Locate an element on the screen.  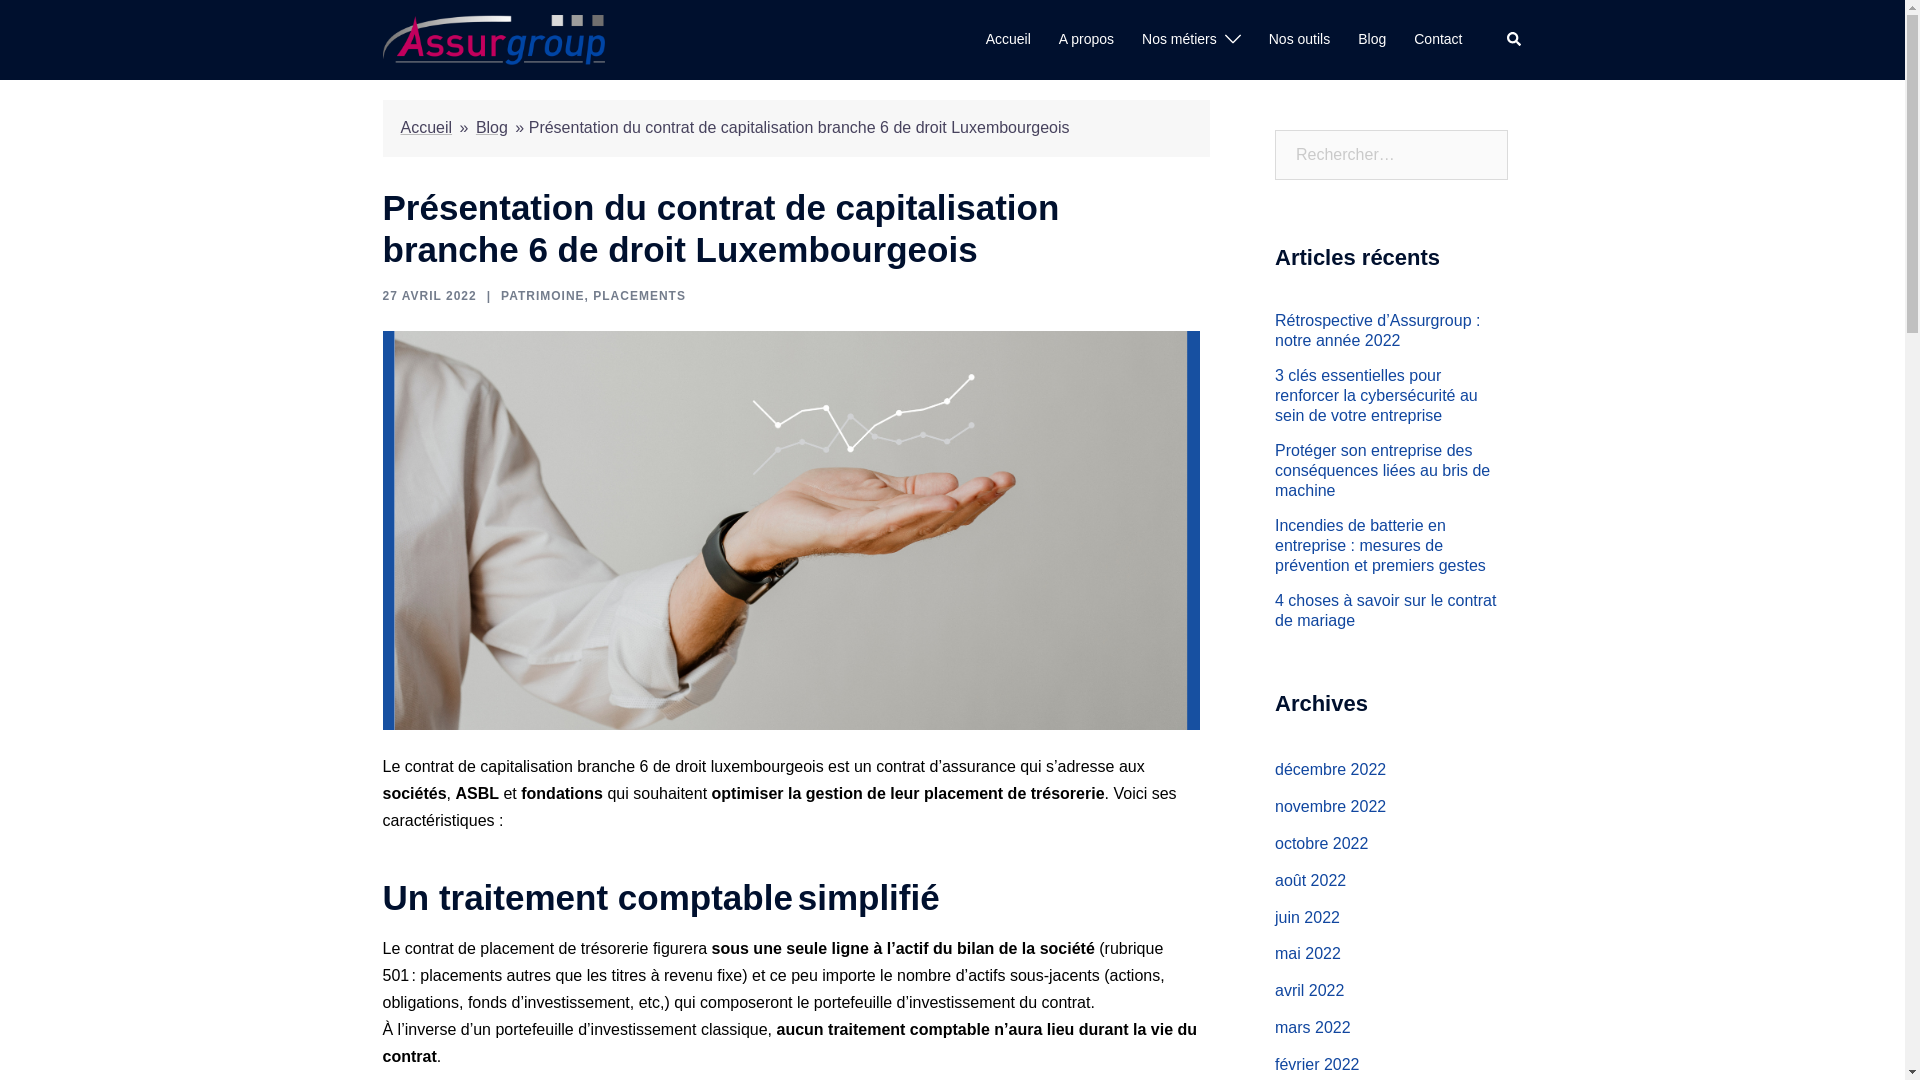
'Assurgroup' is located at coordinates (493, 38).